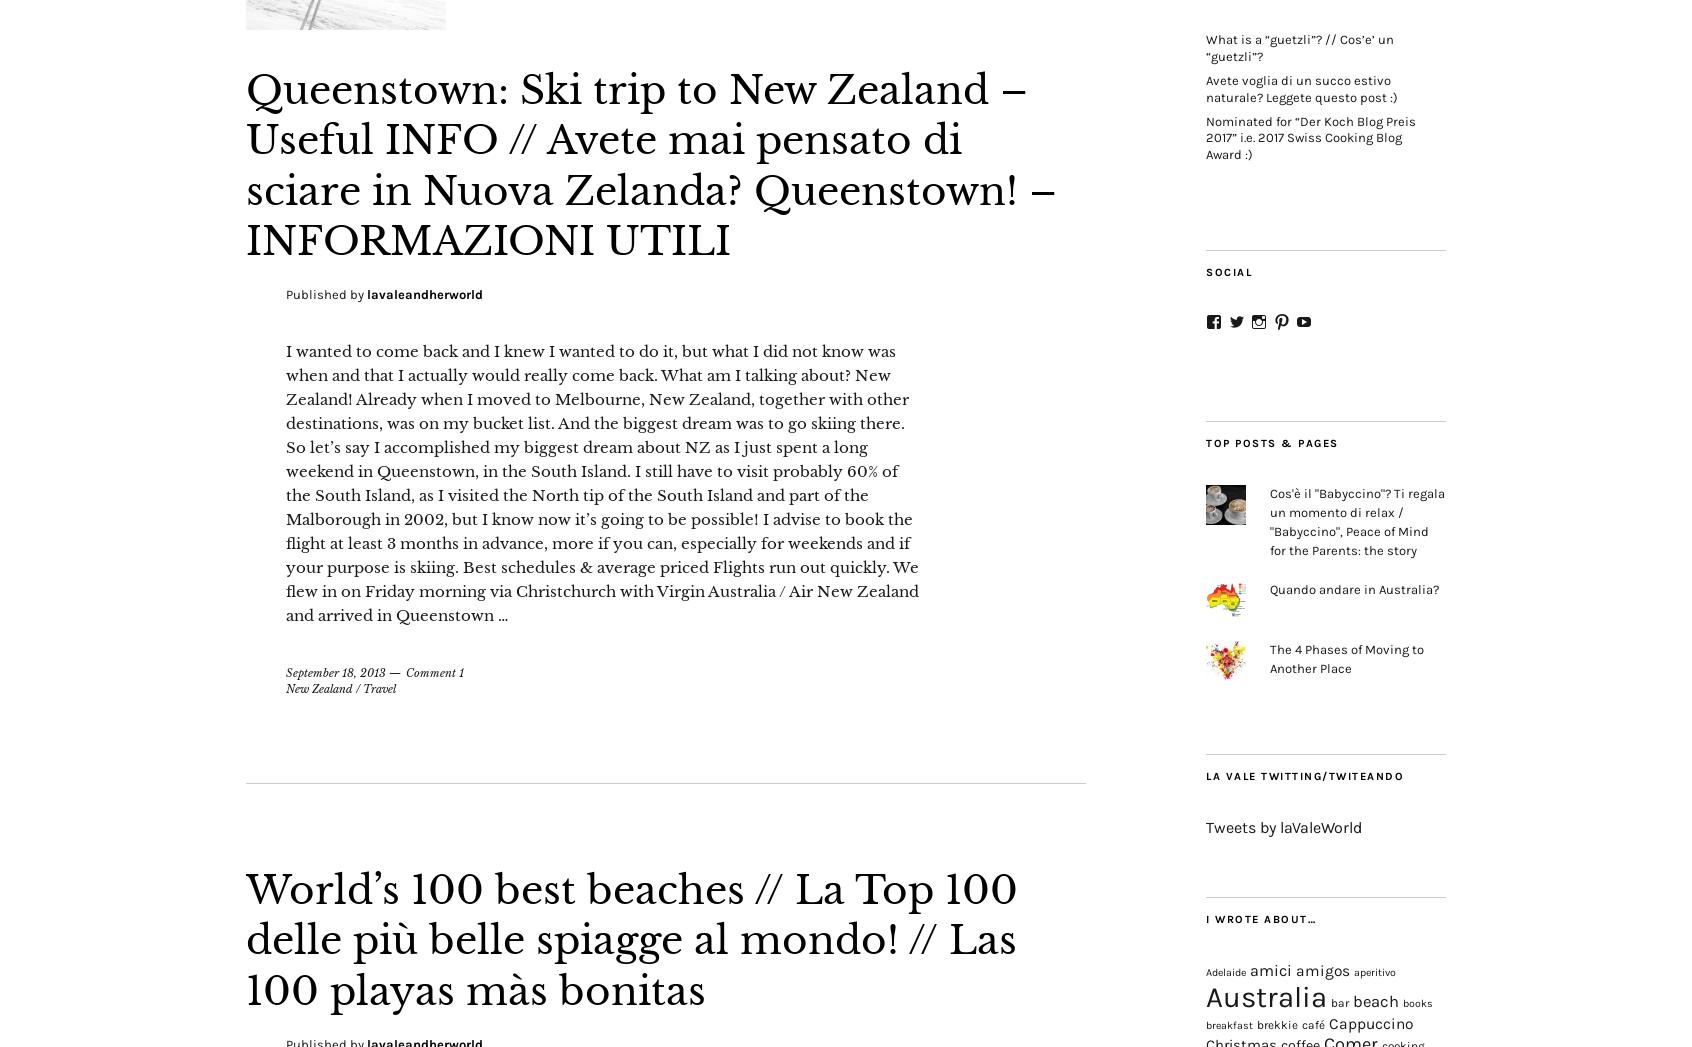 This screenshot has height=1047, width=1692. What do you see at coordinates (1417, 1003) in the screenshot?
I see `'books'` at bounding box center [1417, 1003].